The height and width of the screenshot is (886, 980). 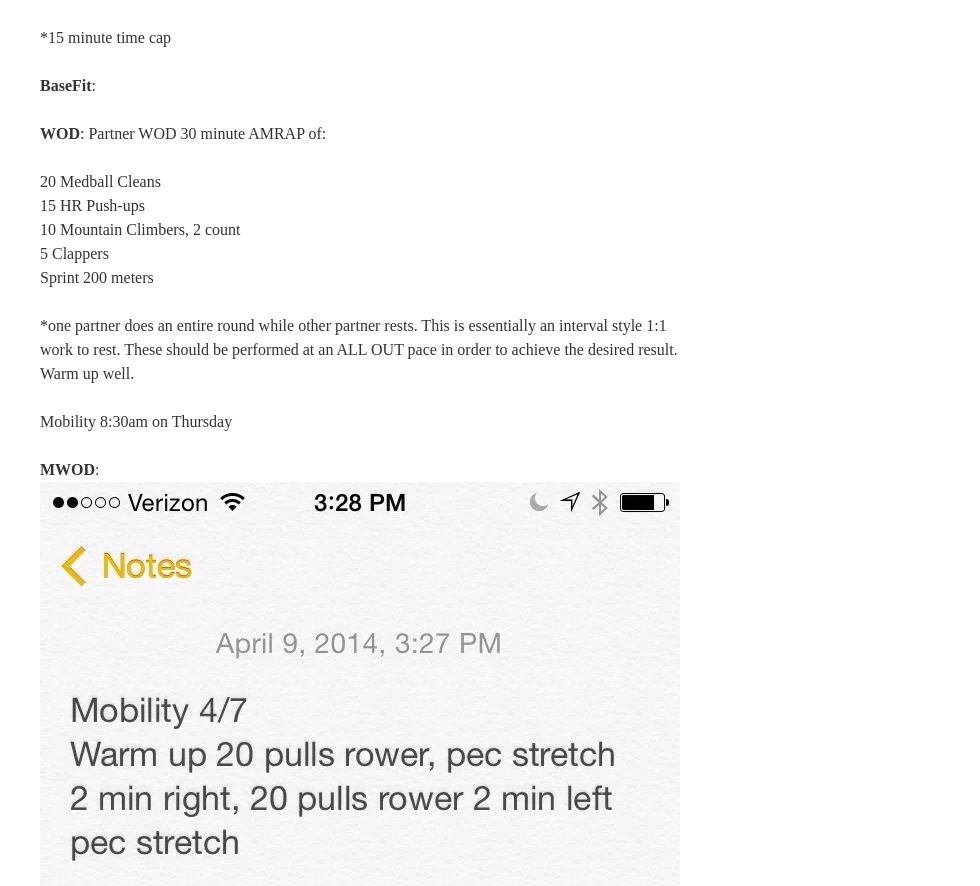 I want to click on 'Sprint 200 meters', so click(x=96, y=277).